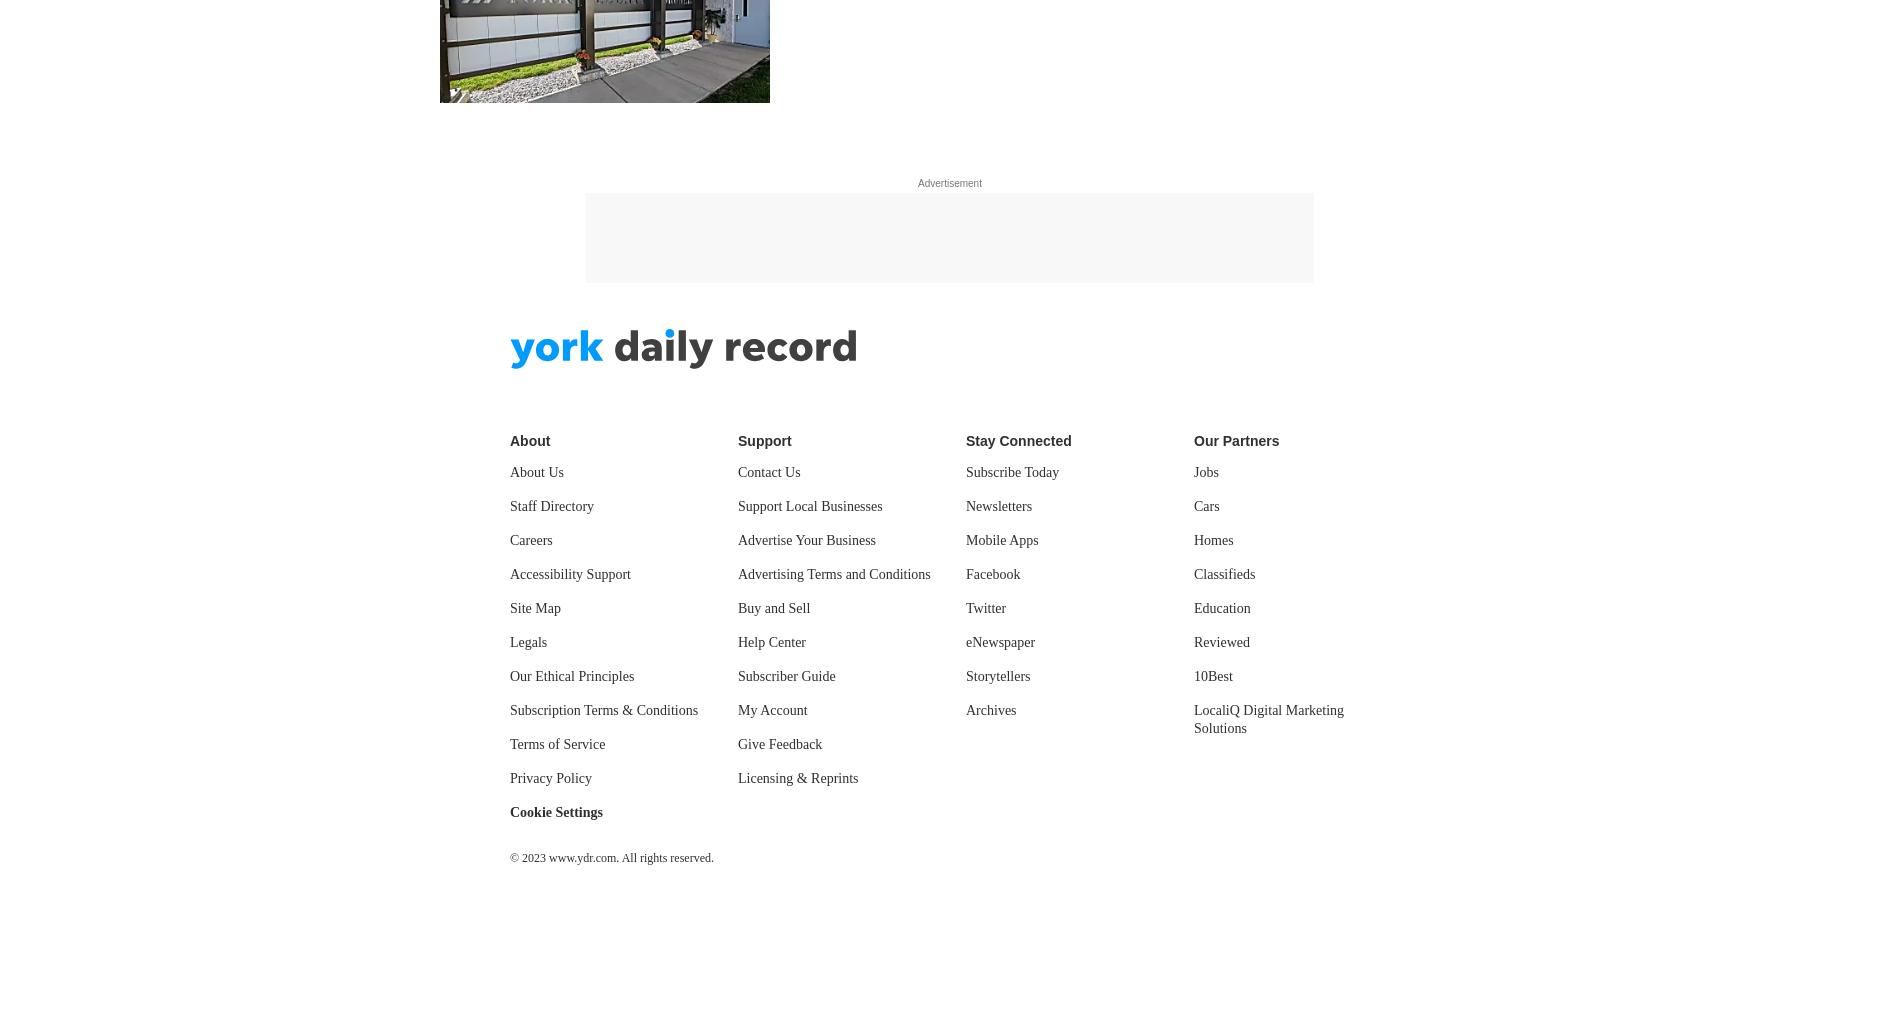 Image resolution: width=1900 pixels, height=1020 pixels. What do you see at coordinates (528, 642) in the screenshot?
I see `'Legals'` at bounding box center [528, 642].